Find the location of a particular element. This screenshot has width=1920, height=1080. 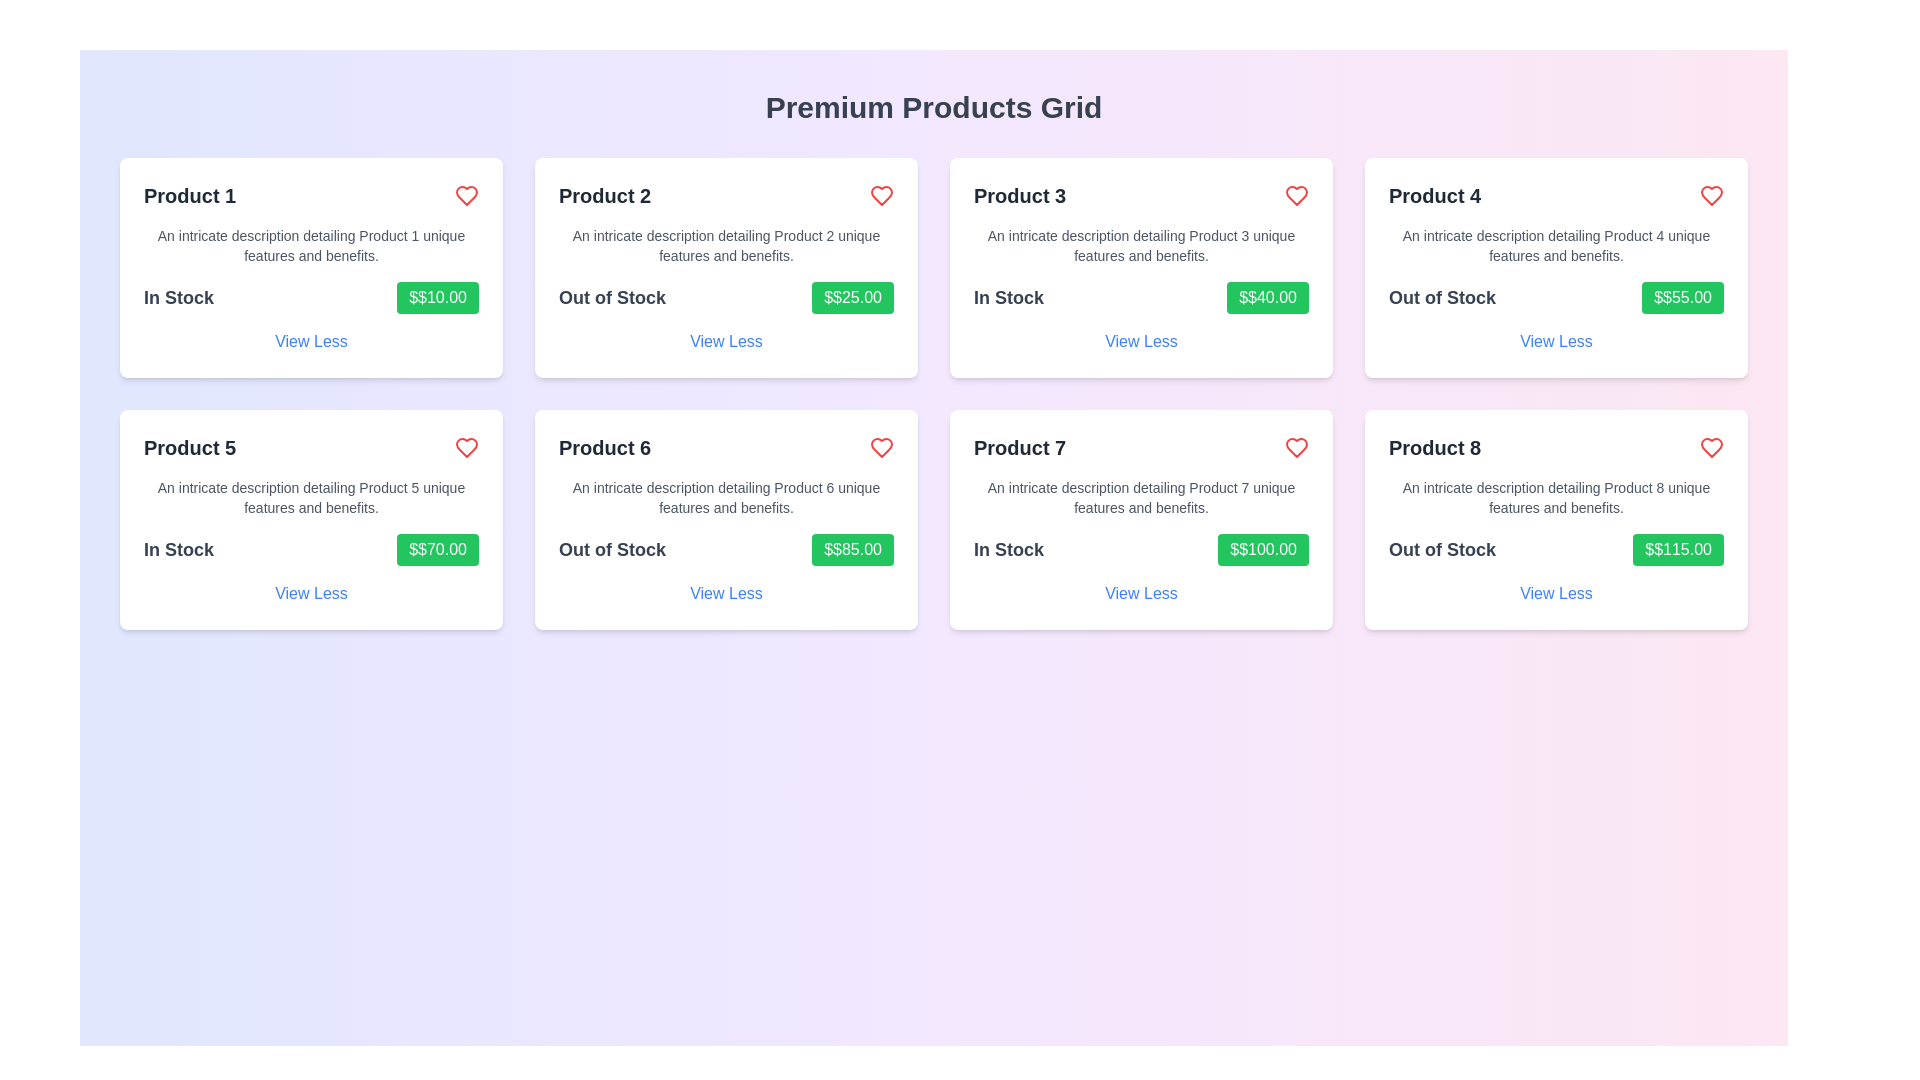

the interactive button that displays the availability status 'In Stock' and the price '$100.00' for 'Product 7', located in the bottom portion of the card, right side of the third row in the grid layout, above the 'View Less' link is located at coordinates (1141, 550).